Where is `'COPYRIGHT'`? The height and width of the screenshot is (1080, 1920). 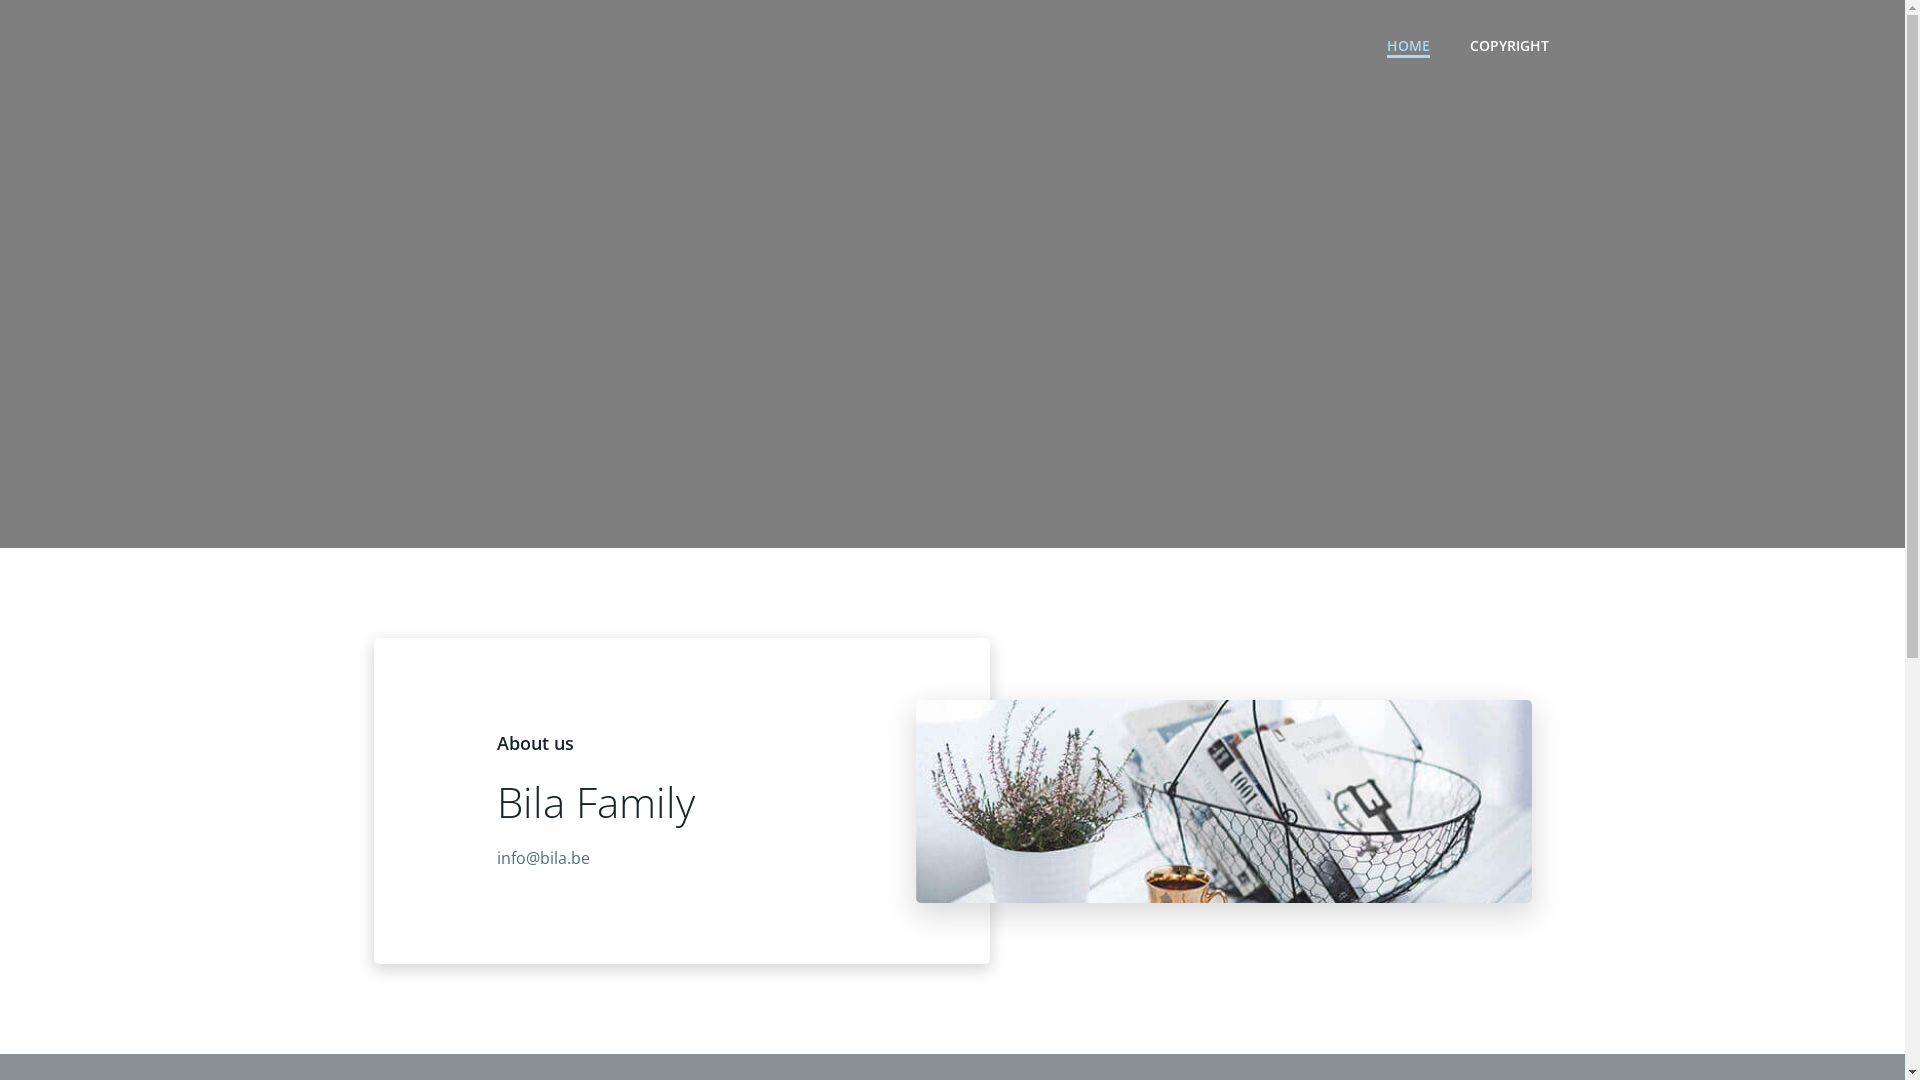 'COPYRIGHT' is located at coordinates (1509, 44).